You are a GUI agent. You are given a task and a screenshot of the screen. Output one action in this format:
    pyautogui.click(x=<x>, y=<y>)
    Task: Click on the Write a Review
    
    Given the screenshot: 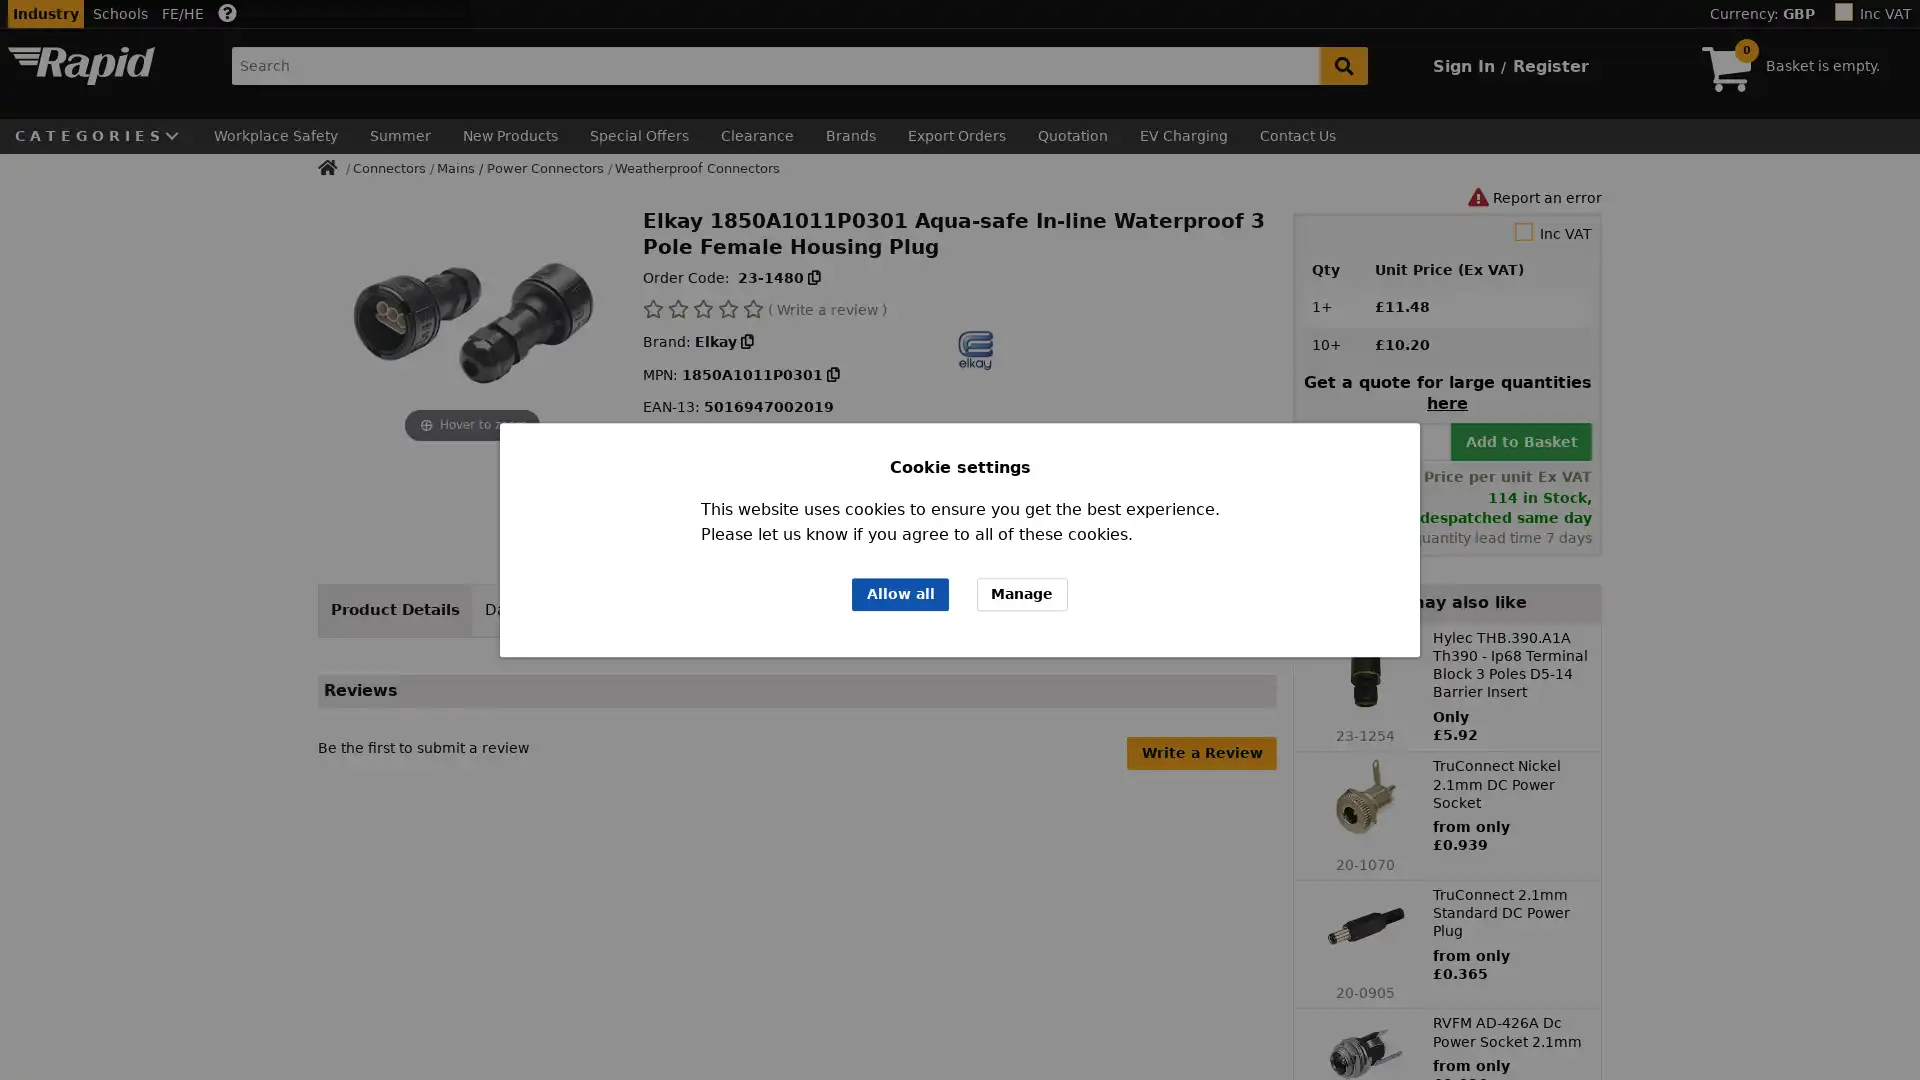 What is the action you would take?
    pyautogui.click(x=1200, y=752)
    